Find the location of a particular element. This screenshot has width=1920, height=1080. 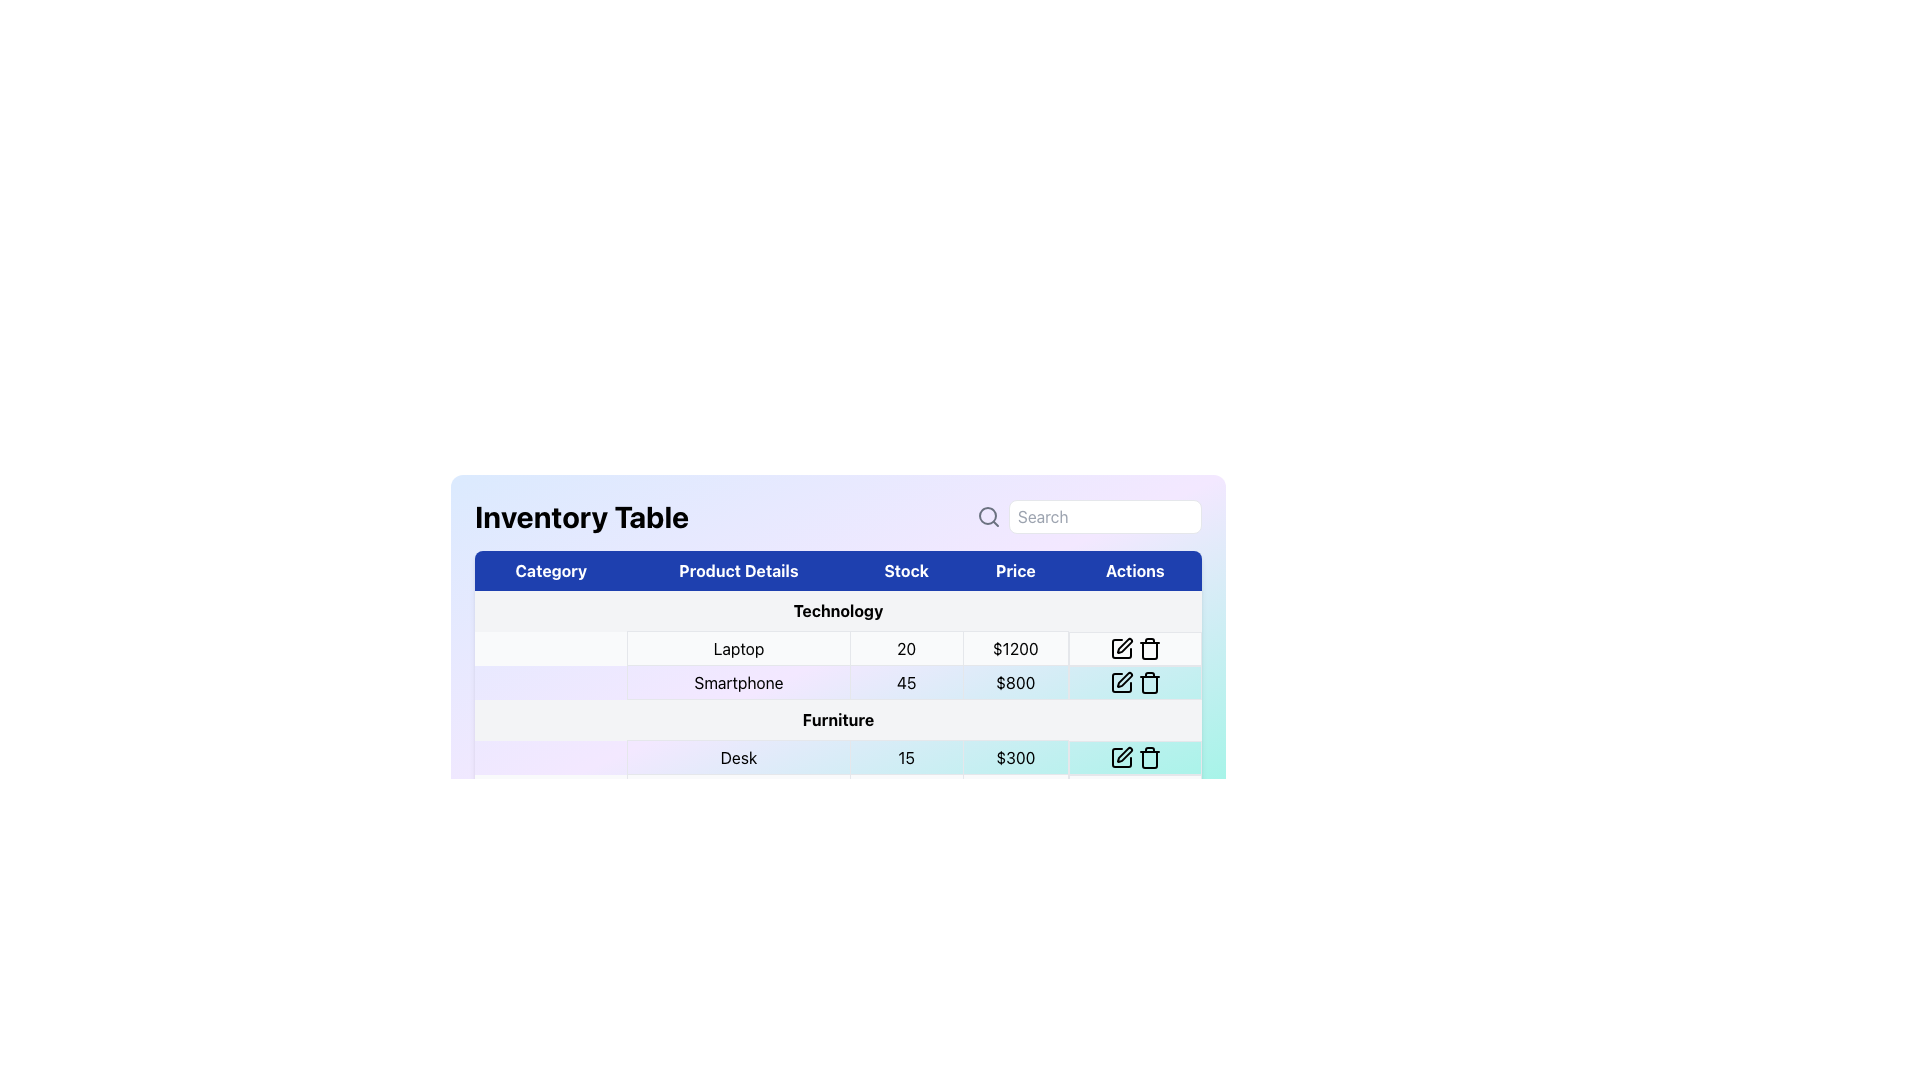

text displayed in the label showing the price '$800', which is styled with a border and padding, located in the 'Price' column of the table is located at coordinates (1015, 681).